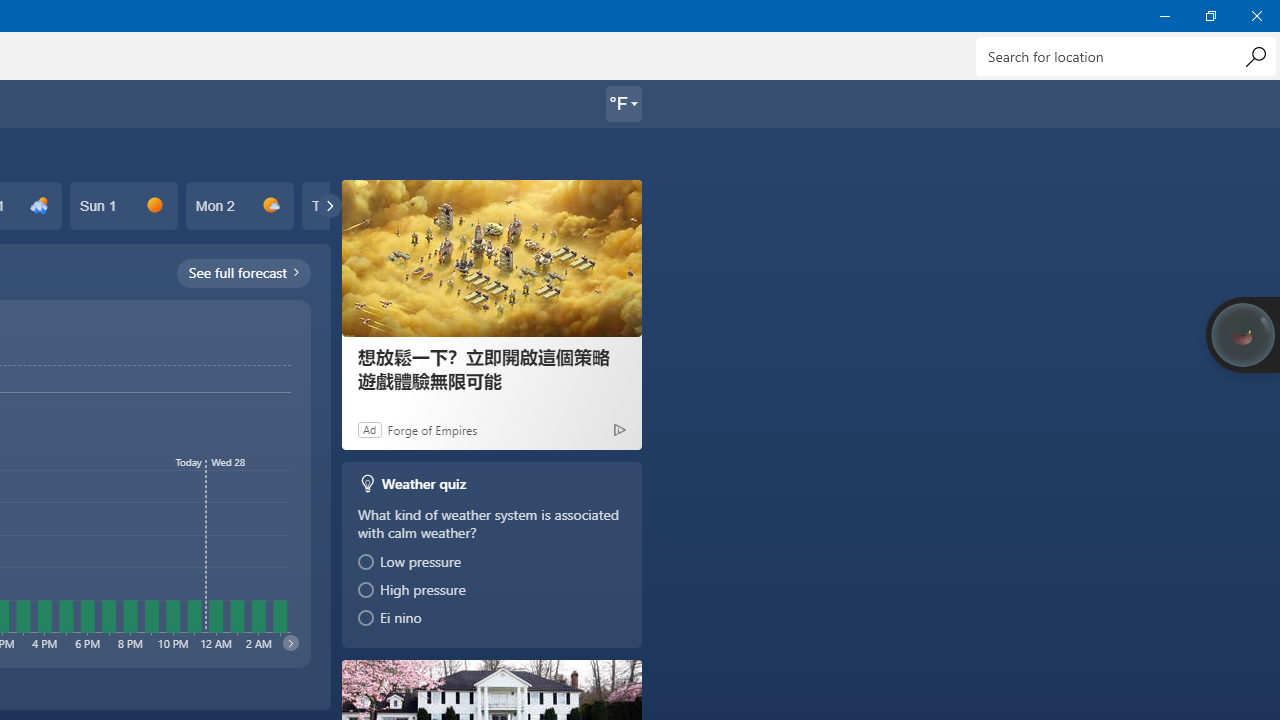 This screenshot has height=720, width=1280. What do you see at coordinates (1164, 15) in the screenshot?
I see `'Minimize Weather'` at bounding box center [1164, 15].